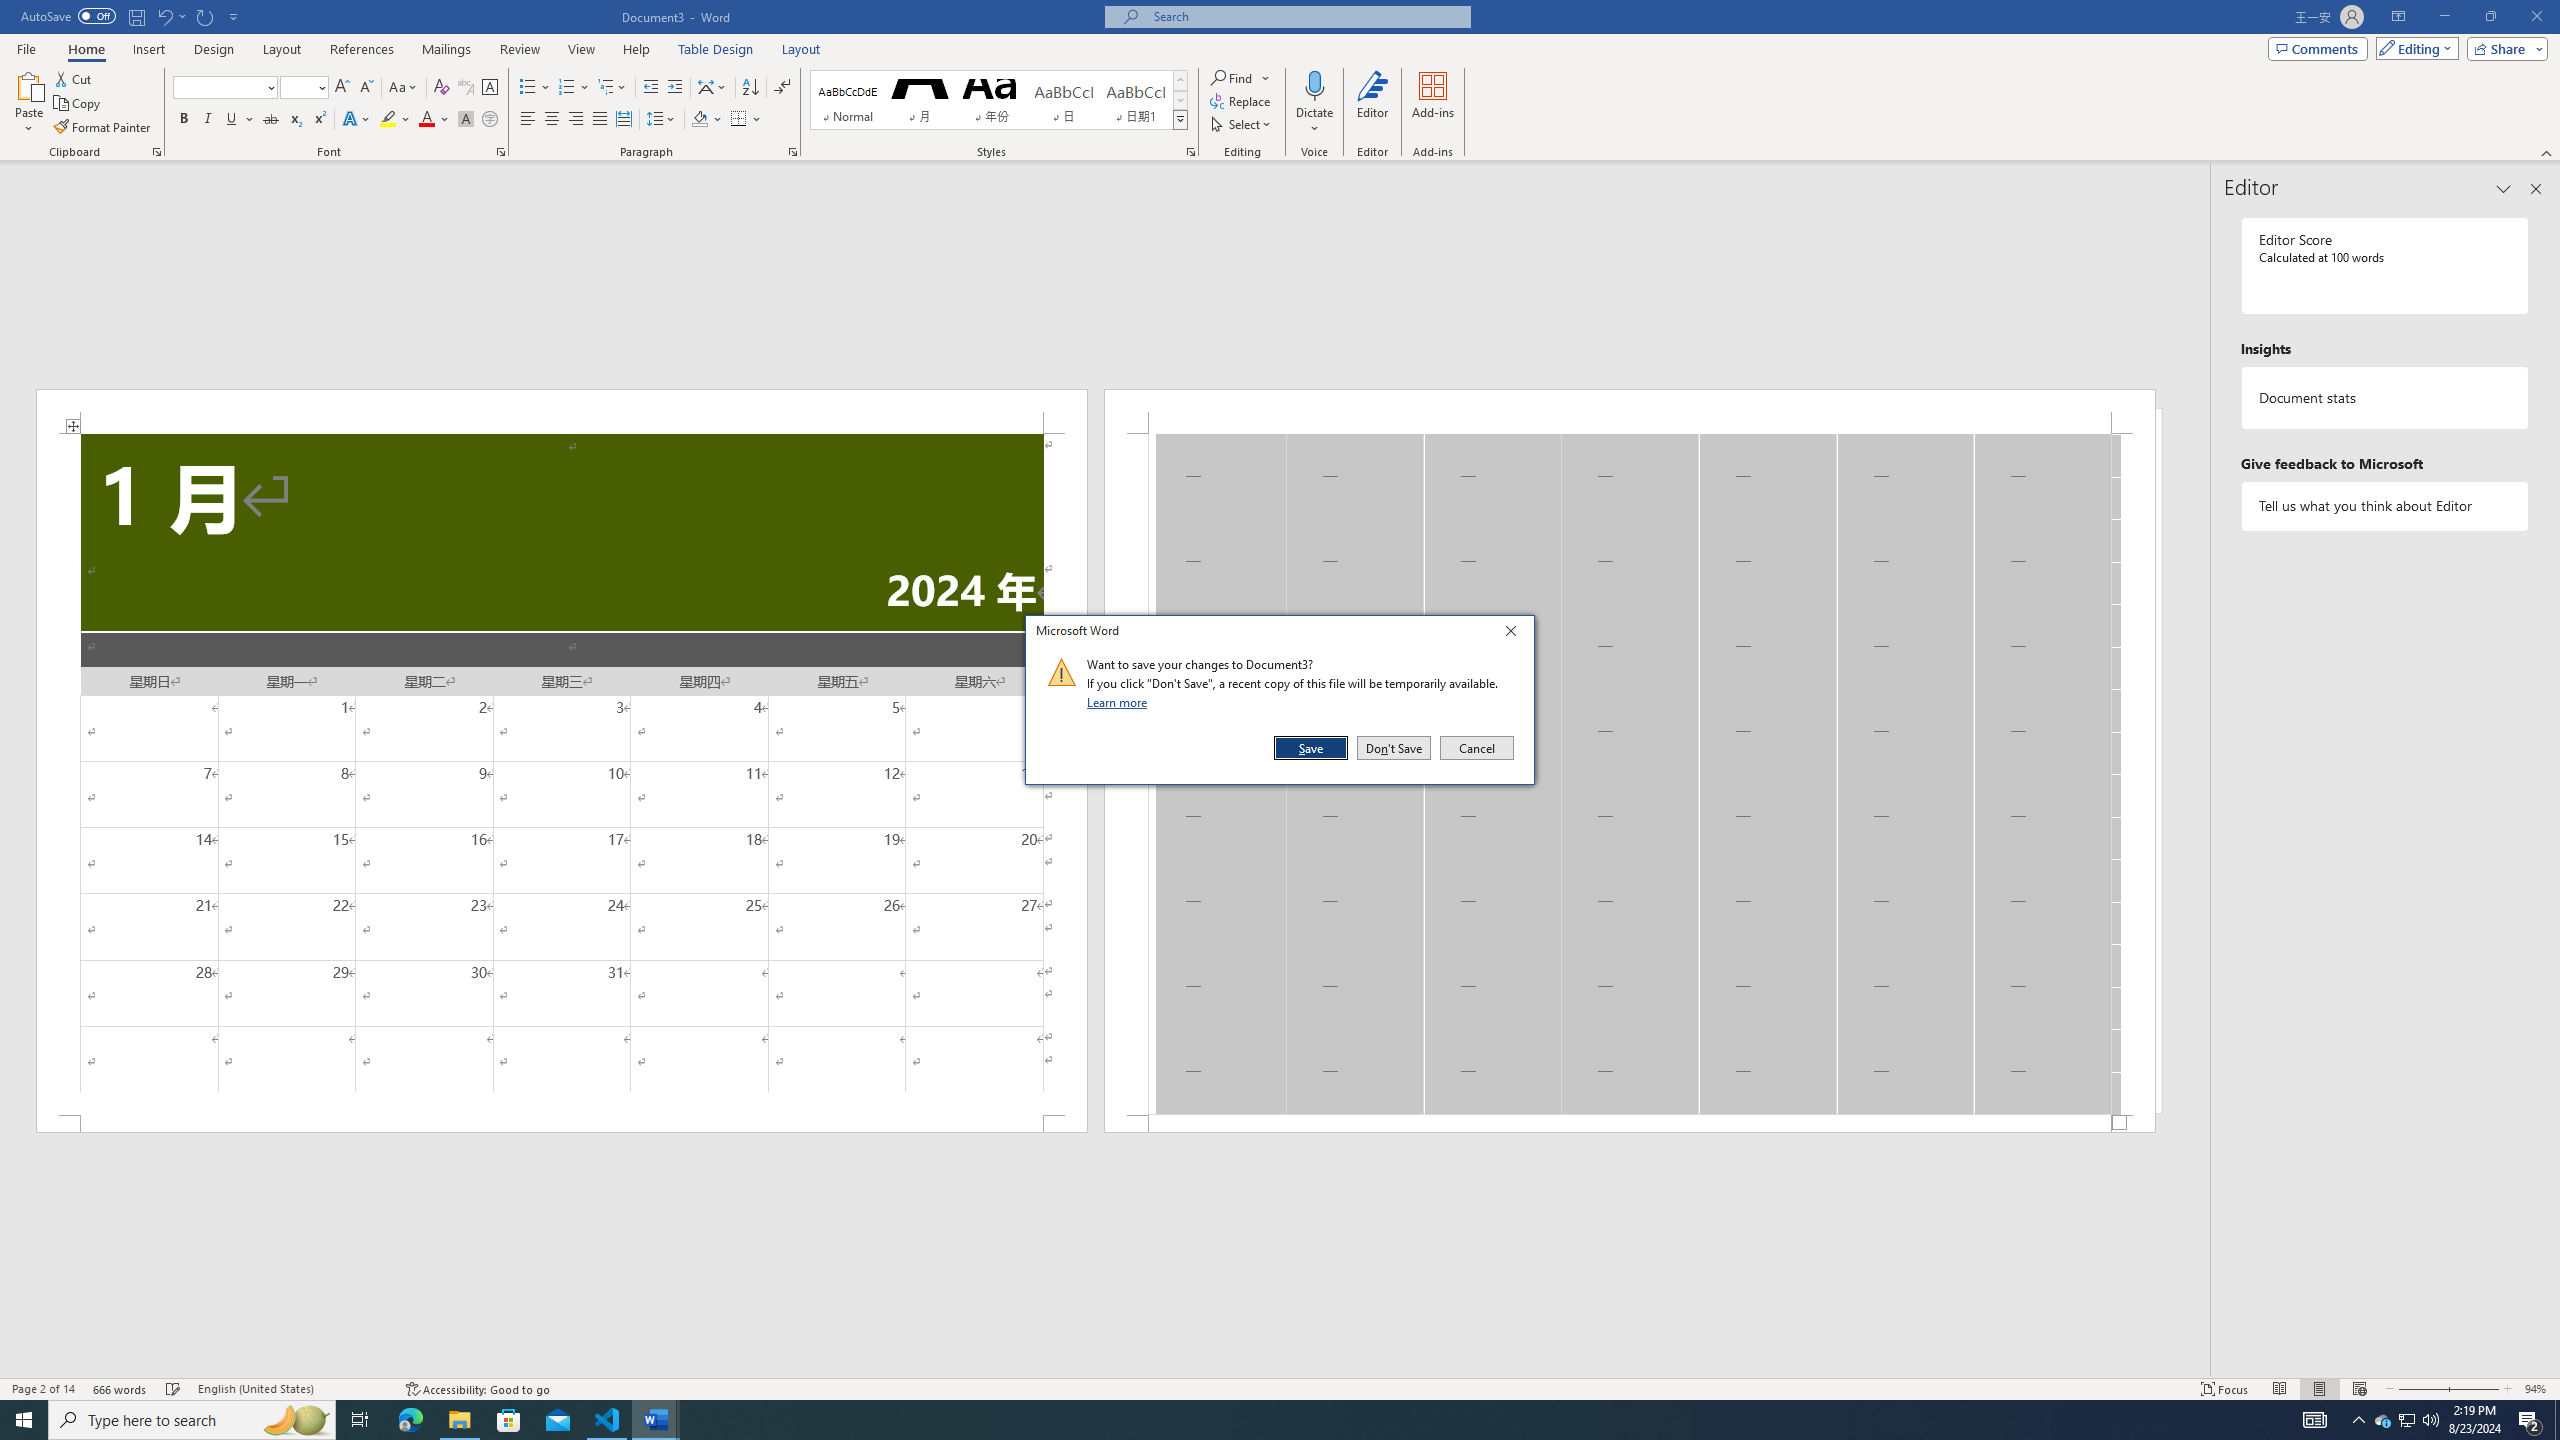  What do you see at coordinates (706, 118) in the screenshot?
I see `'Shading'` at bounding box center [706, 118].